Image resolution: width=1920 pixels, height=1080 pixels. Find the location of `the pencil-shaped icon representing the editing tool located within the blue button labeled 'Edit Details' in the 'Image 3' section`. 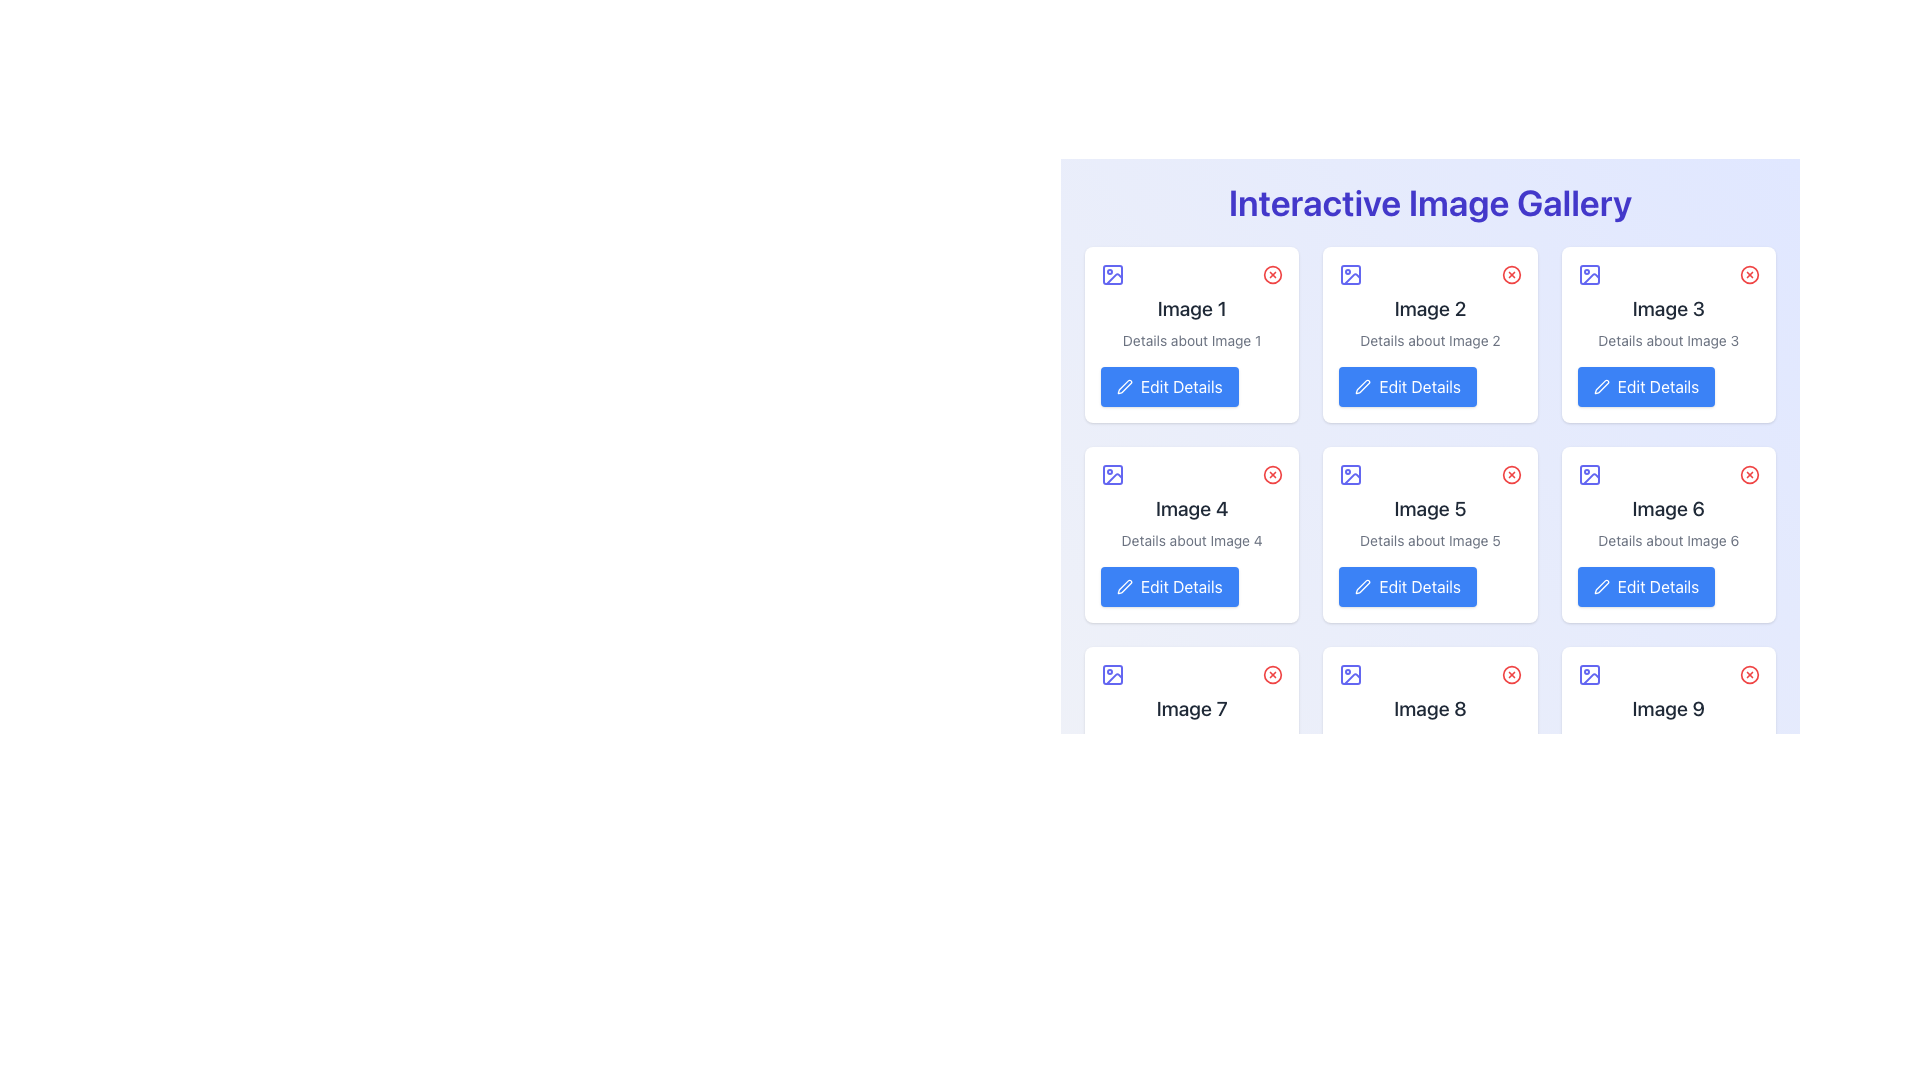

the pencil-shaped icon representing the editing tool located within the blue button labeled 'Edit Details' in the 'Image 3' section is located at coordinates (1601, 386).